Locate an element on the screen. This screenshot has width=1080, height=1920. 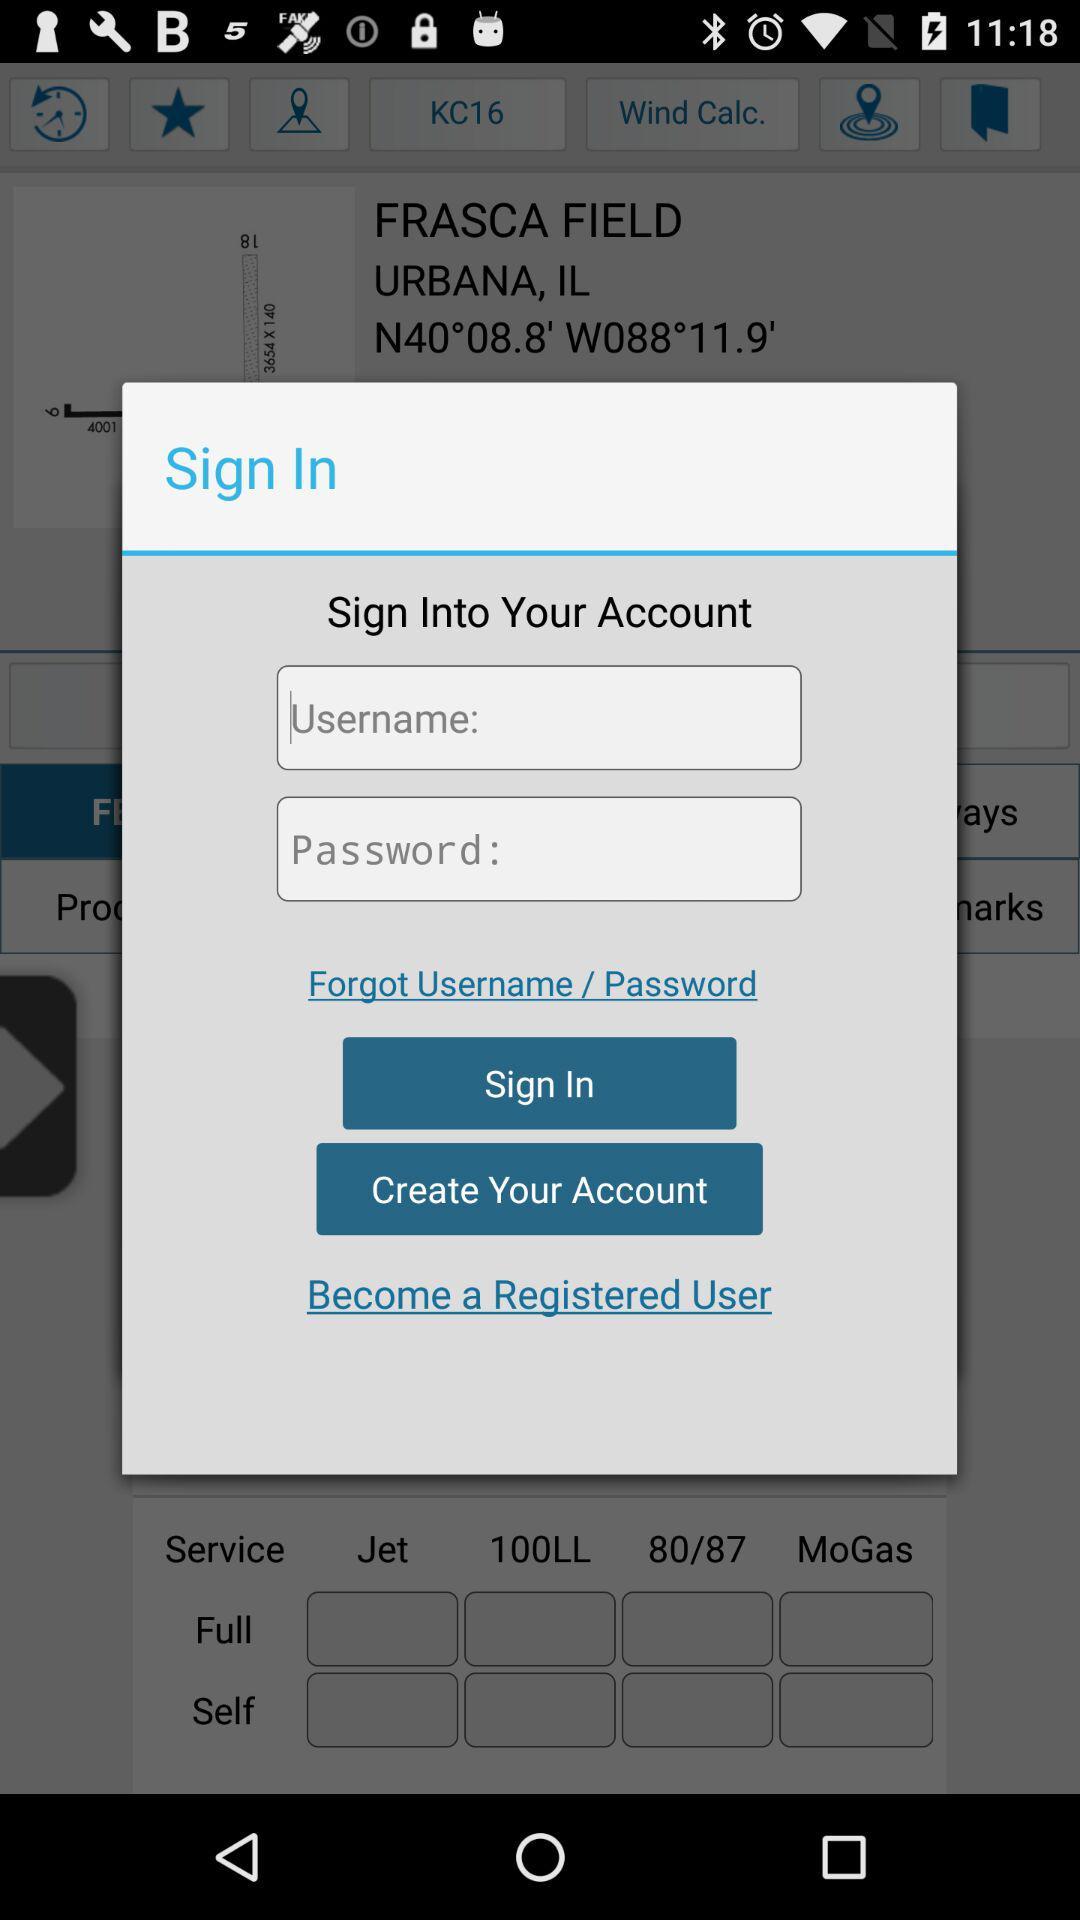
the forgot username / password app is located at coordinates (531, 982).